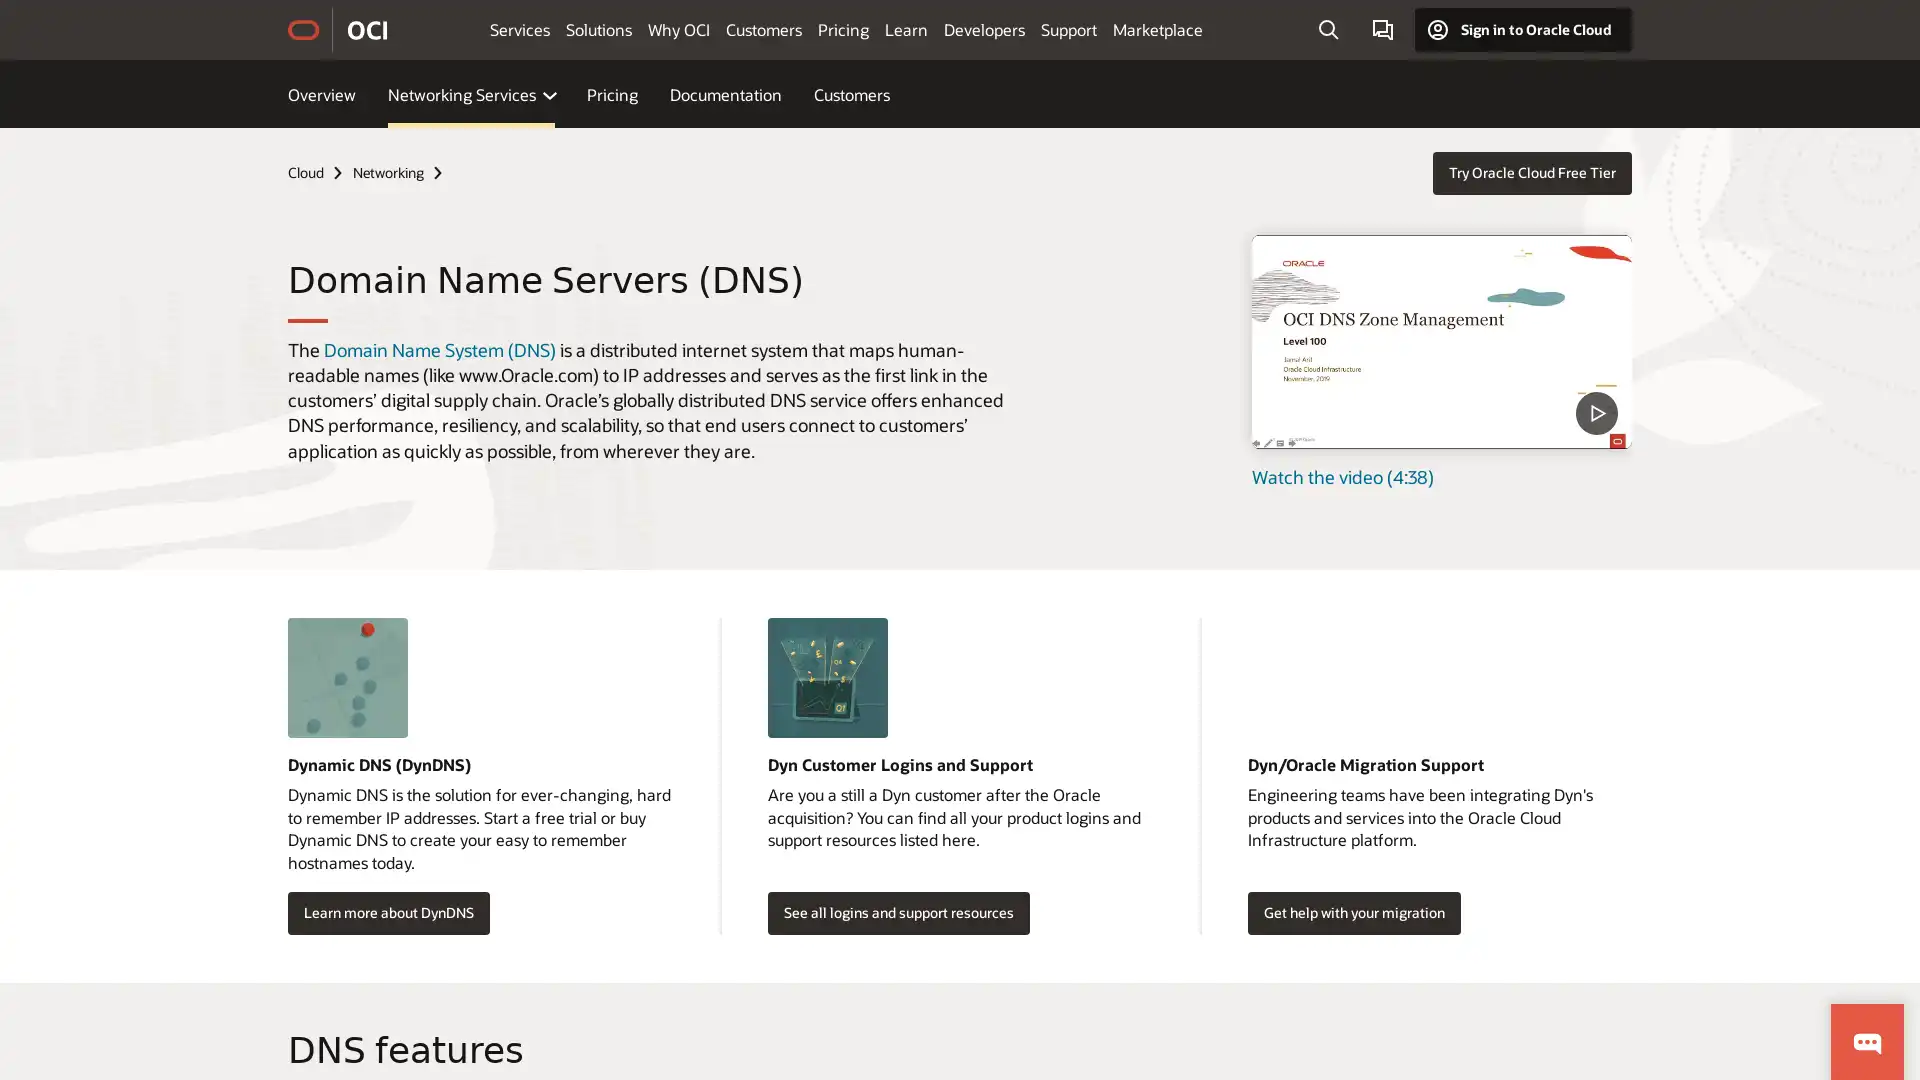 The image size is (1920, 1080). What do you see at coordinates (519, 29) in the screenshot?
I see `Services` at bounding box center [519, 29].